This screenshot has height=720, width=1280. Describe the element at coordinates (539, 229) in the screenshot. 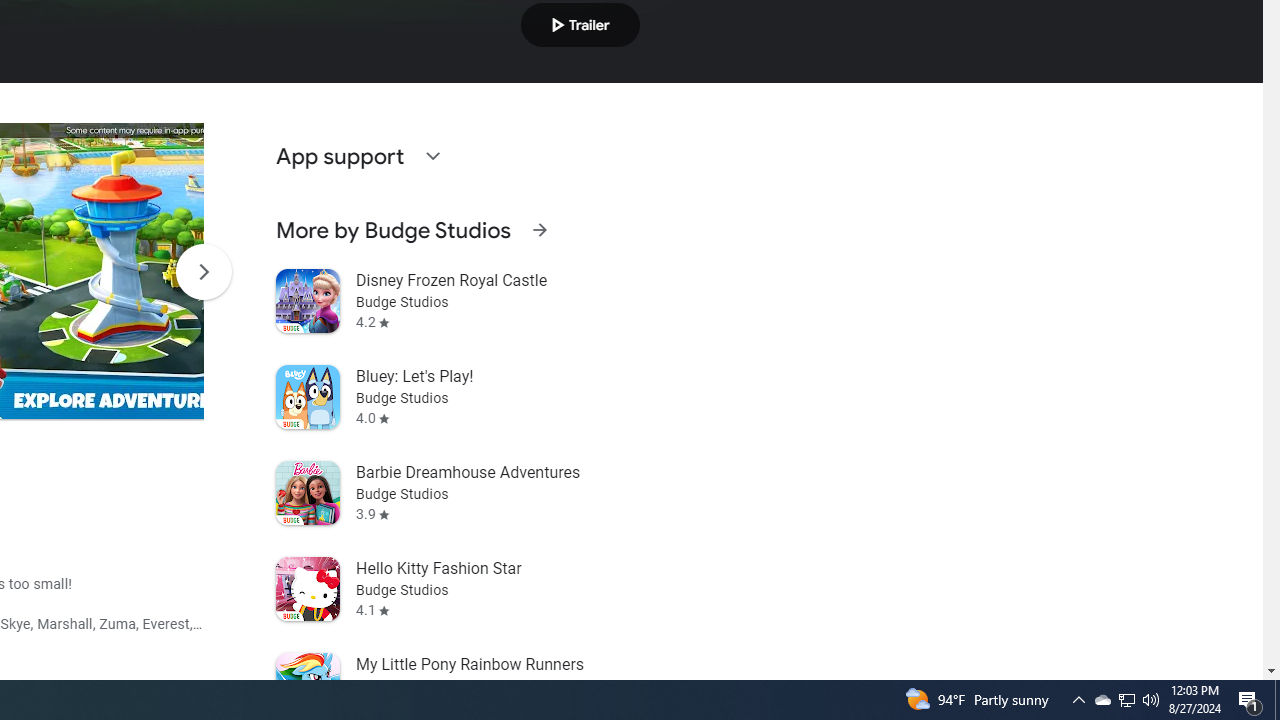

I see `'See more information on More by Budge Studios'` at that location.